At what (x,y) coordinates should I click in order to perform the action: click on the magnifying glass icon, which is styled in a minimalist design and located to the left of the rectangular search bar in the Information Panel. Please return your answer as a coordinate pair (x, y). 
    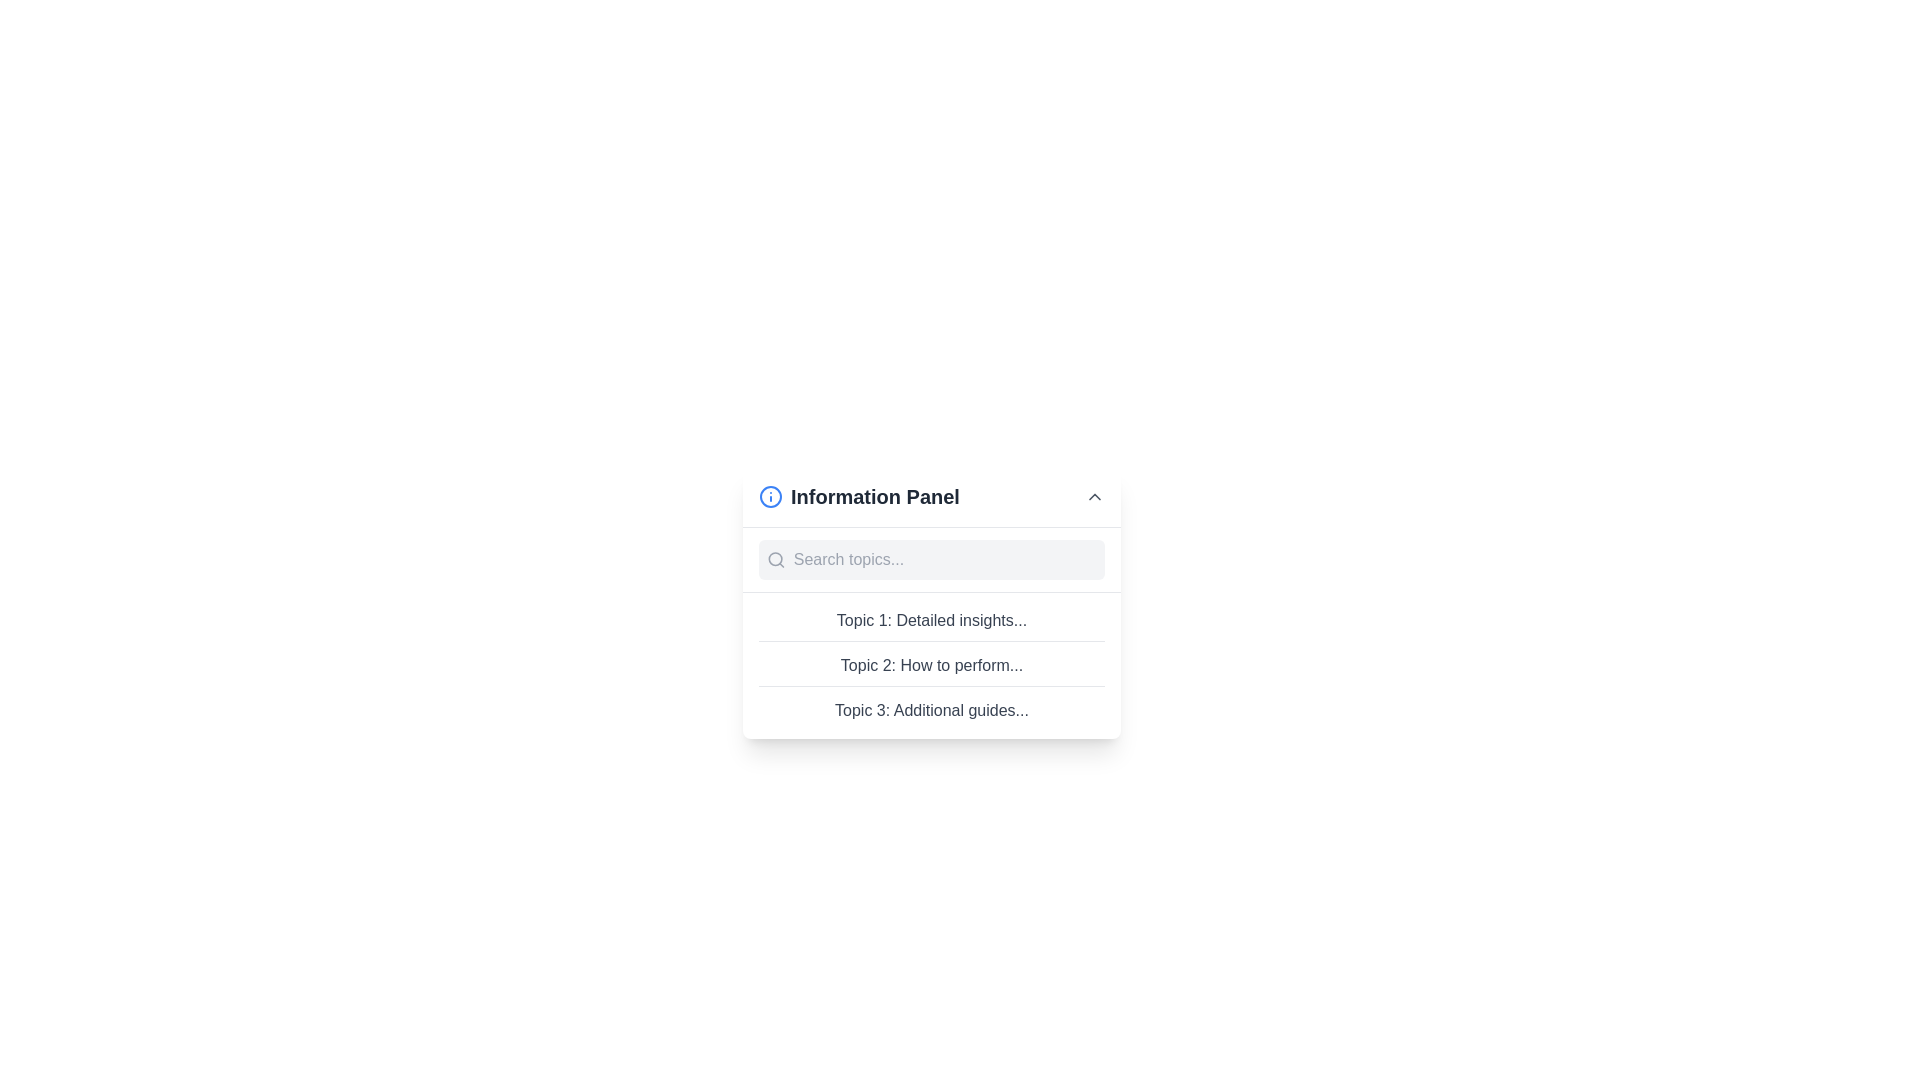
    Looking at the image, I should click on (775, 559).